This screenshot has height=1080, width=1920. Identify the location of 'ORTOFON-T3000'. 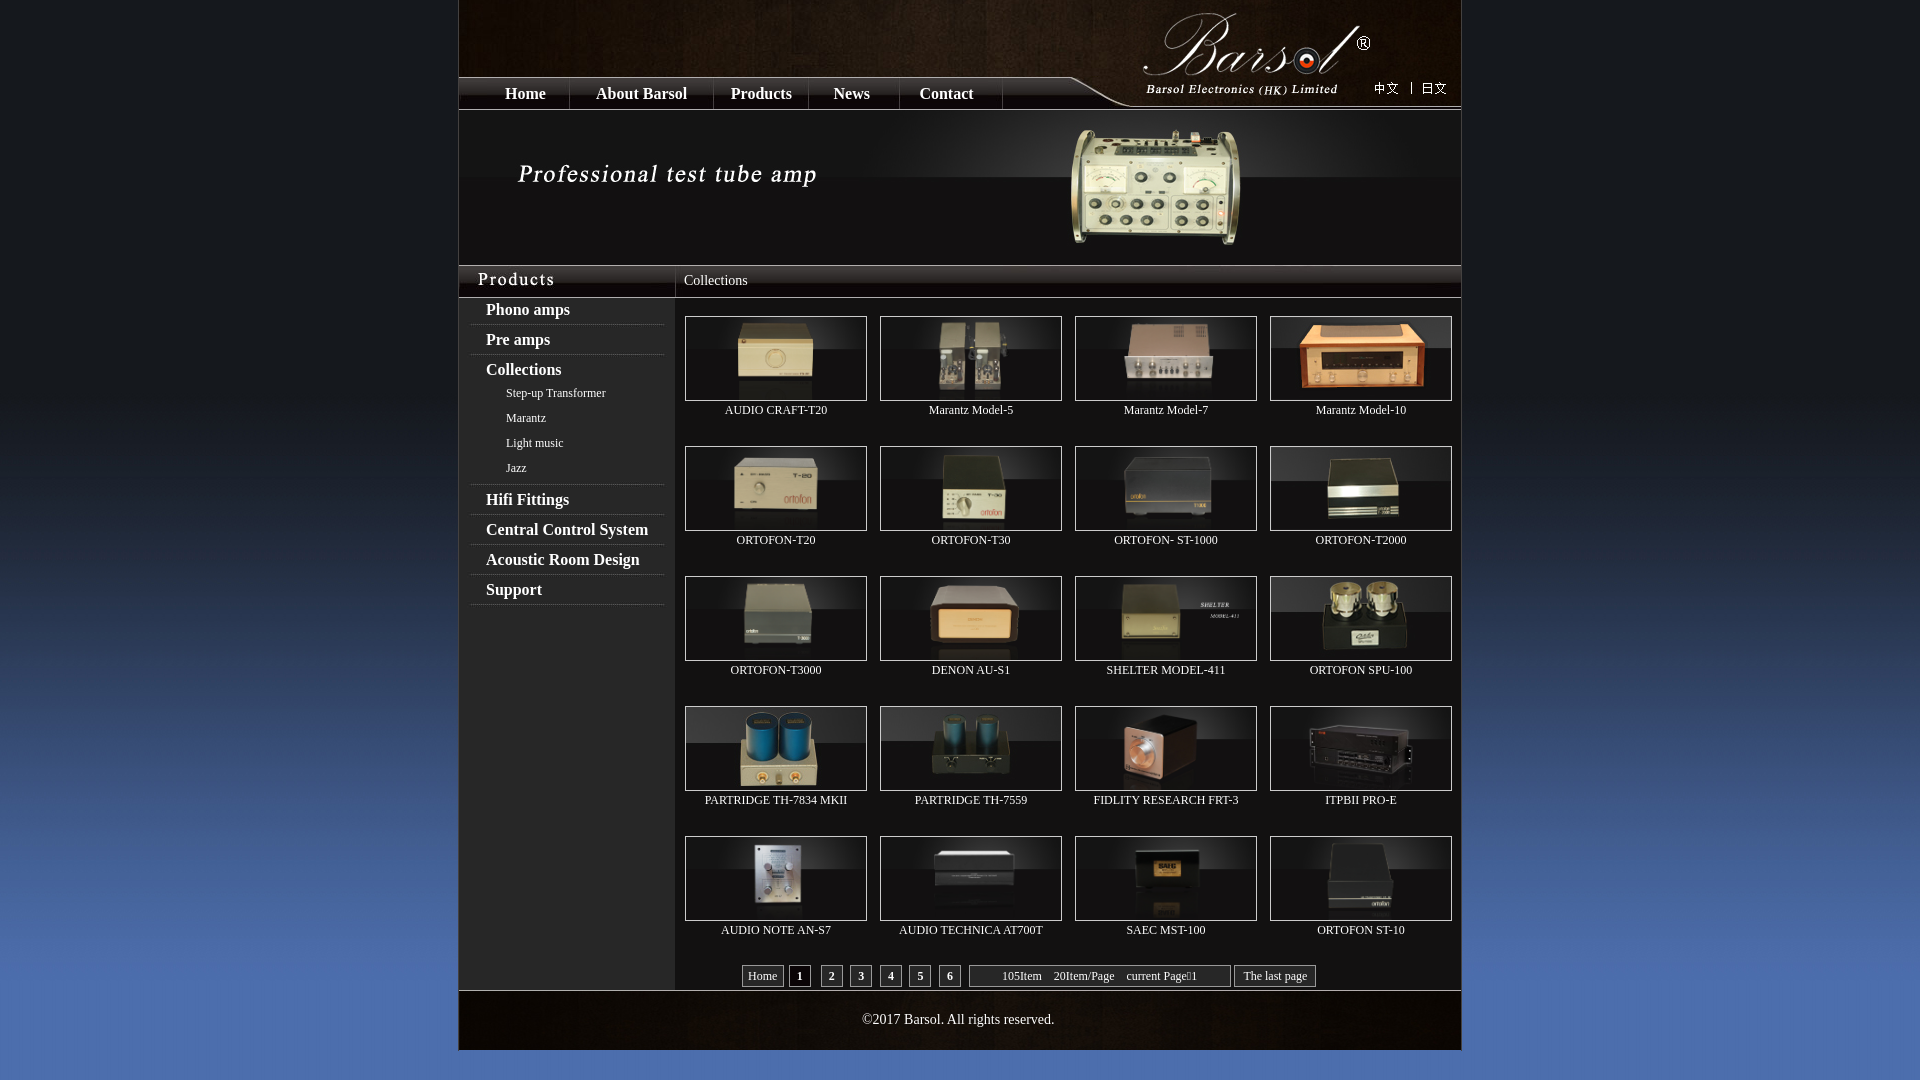
(728, 670).